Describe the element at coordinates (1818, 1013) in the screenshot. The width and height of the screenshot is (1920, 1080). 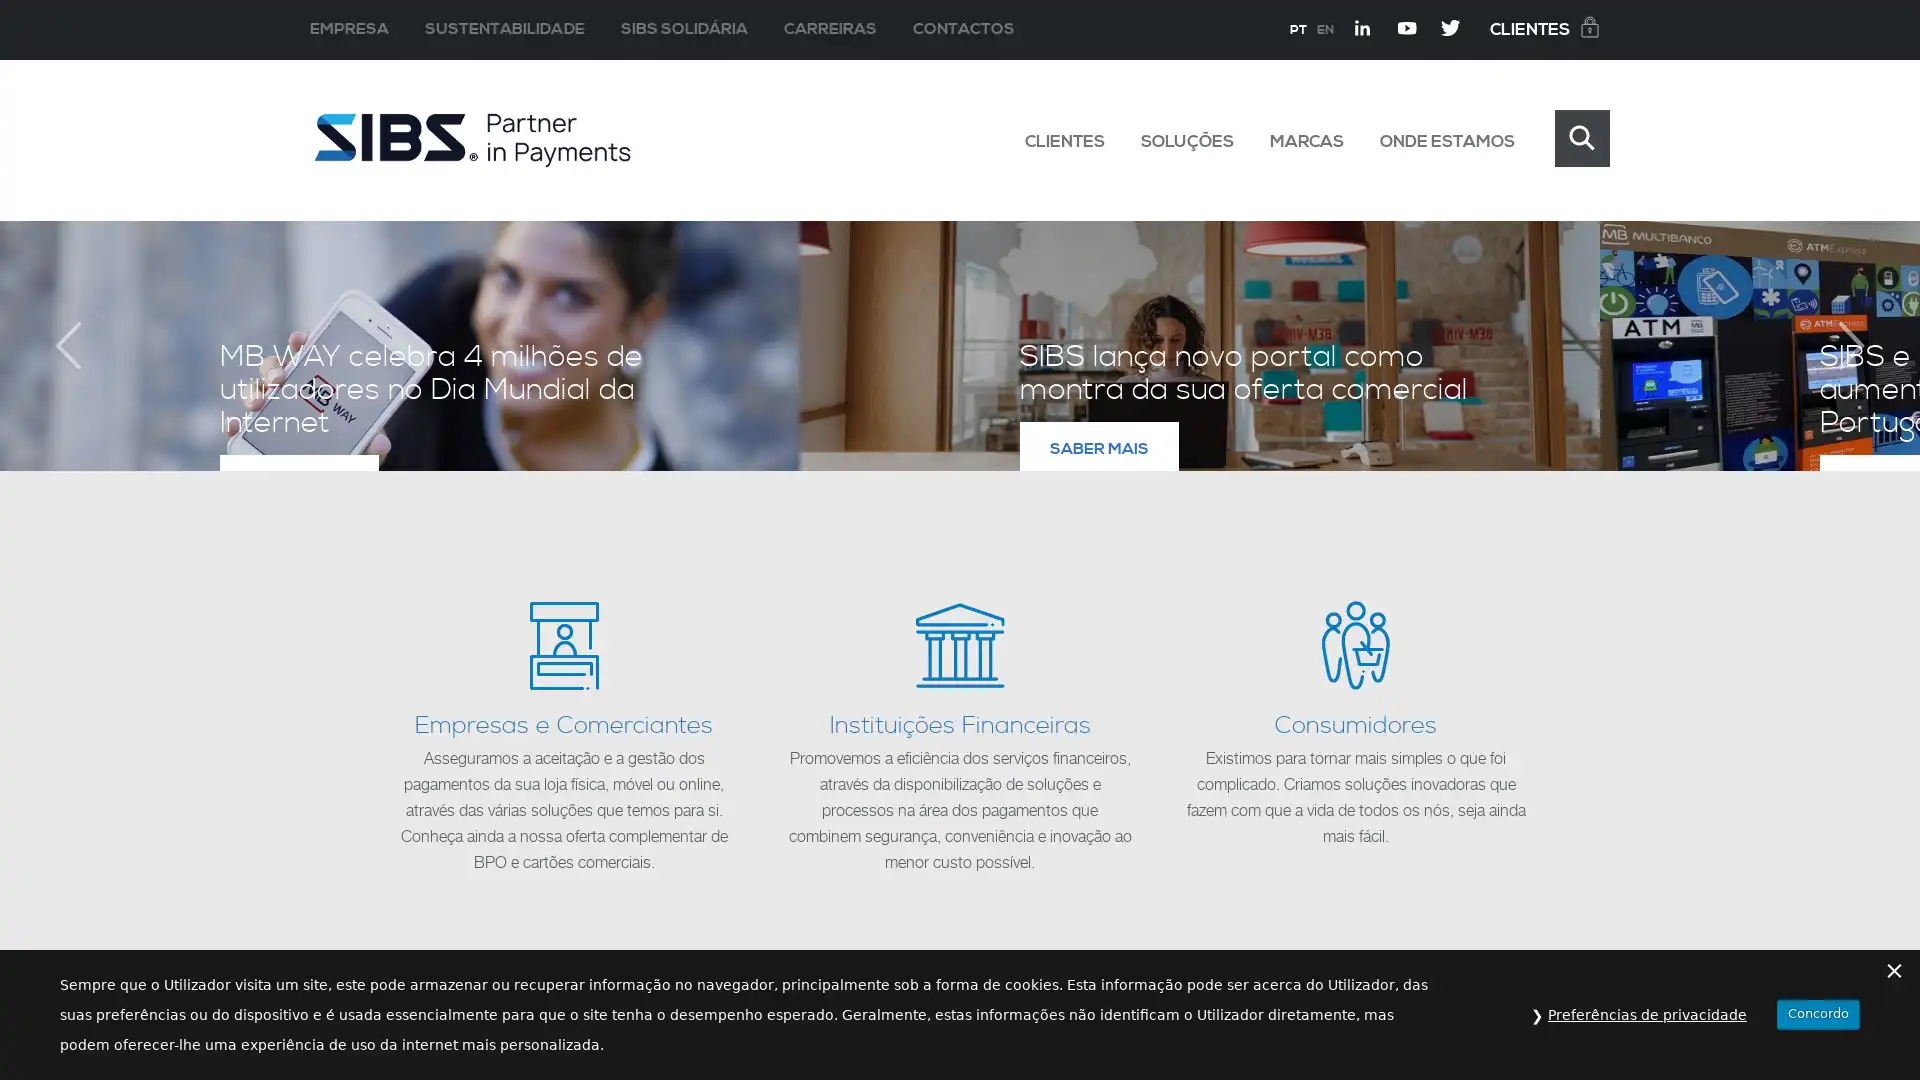
I see `Concordo` at that location.